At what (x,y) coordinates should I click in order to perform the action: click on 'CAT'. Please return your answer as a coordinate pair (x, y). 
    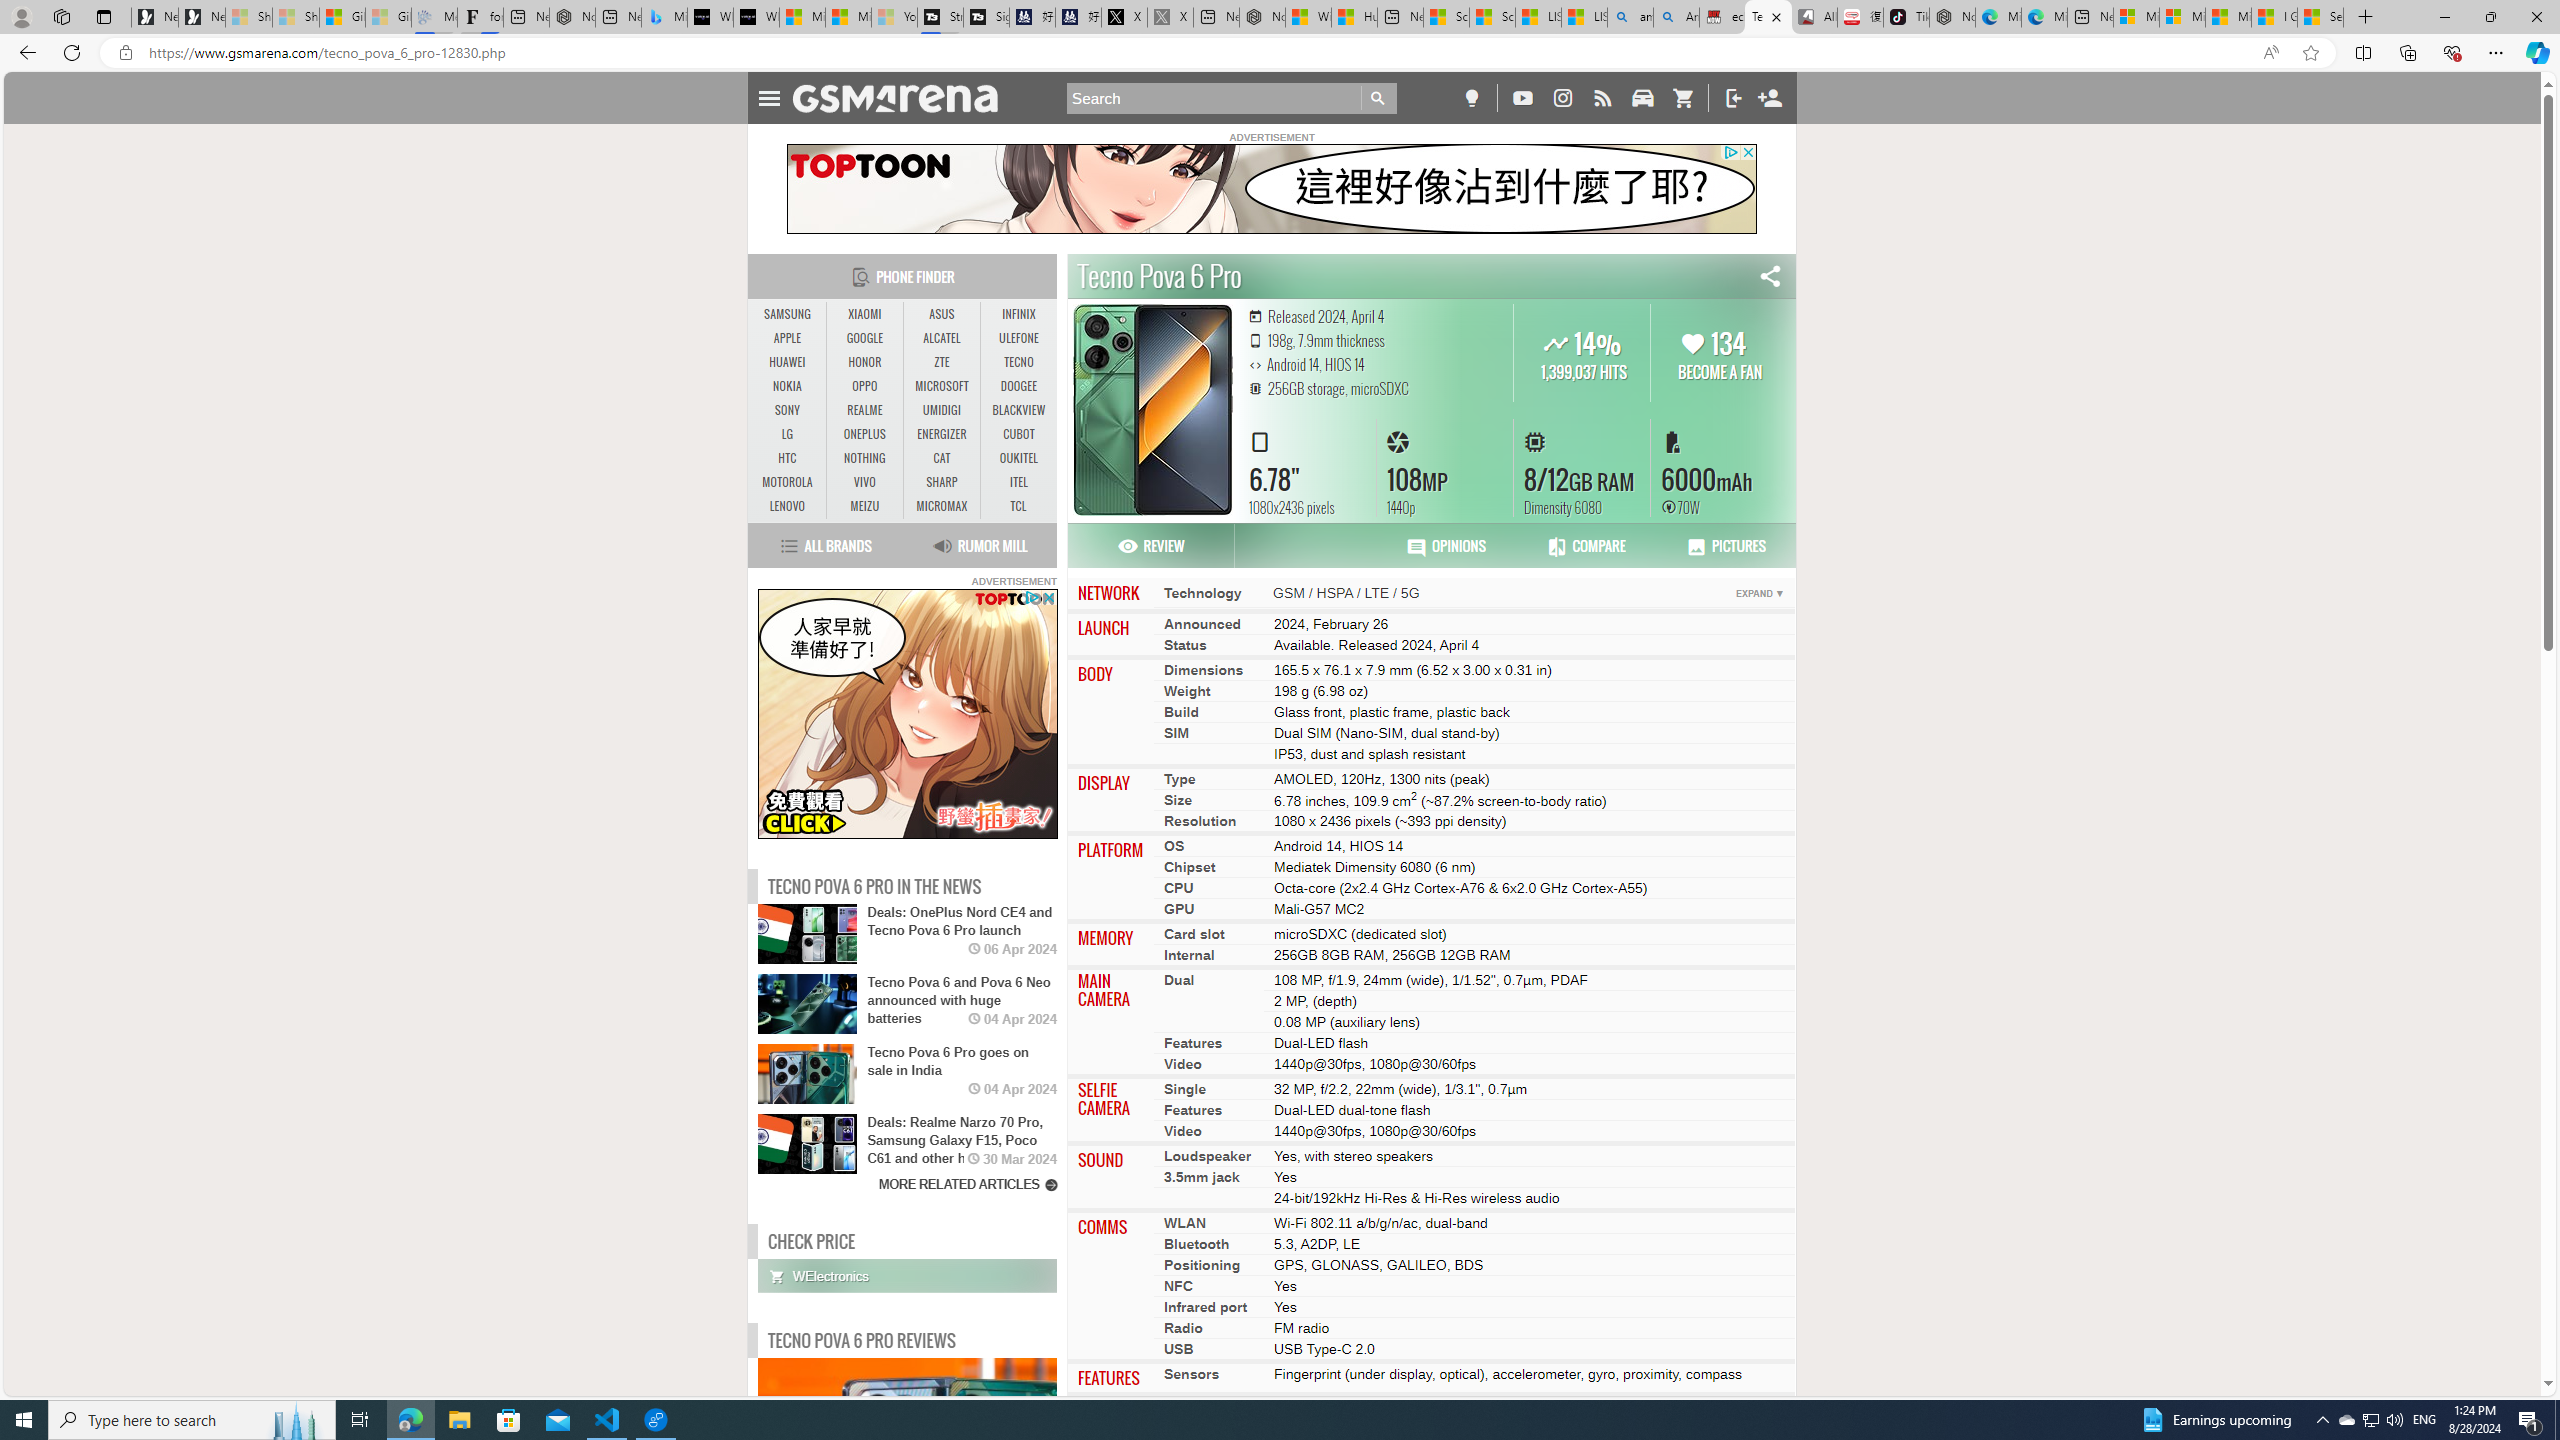
    Looking at the image, I should click on (941, 457).